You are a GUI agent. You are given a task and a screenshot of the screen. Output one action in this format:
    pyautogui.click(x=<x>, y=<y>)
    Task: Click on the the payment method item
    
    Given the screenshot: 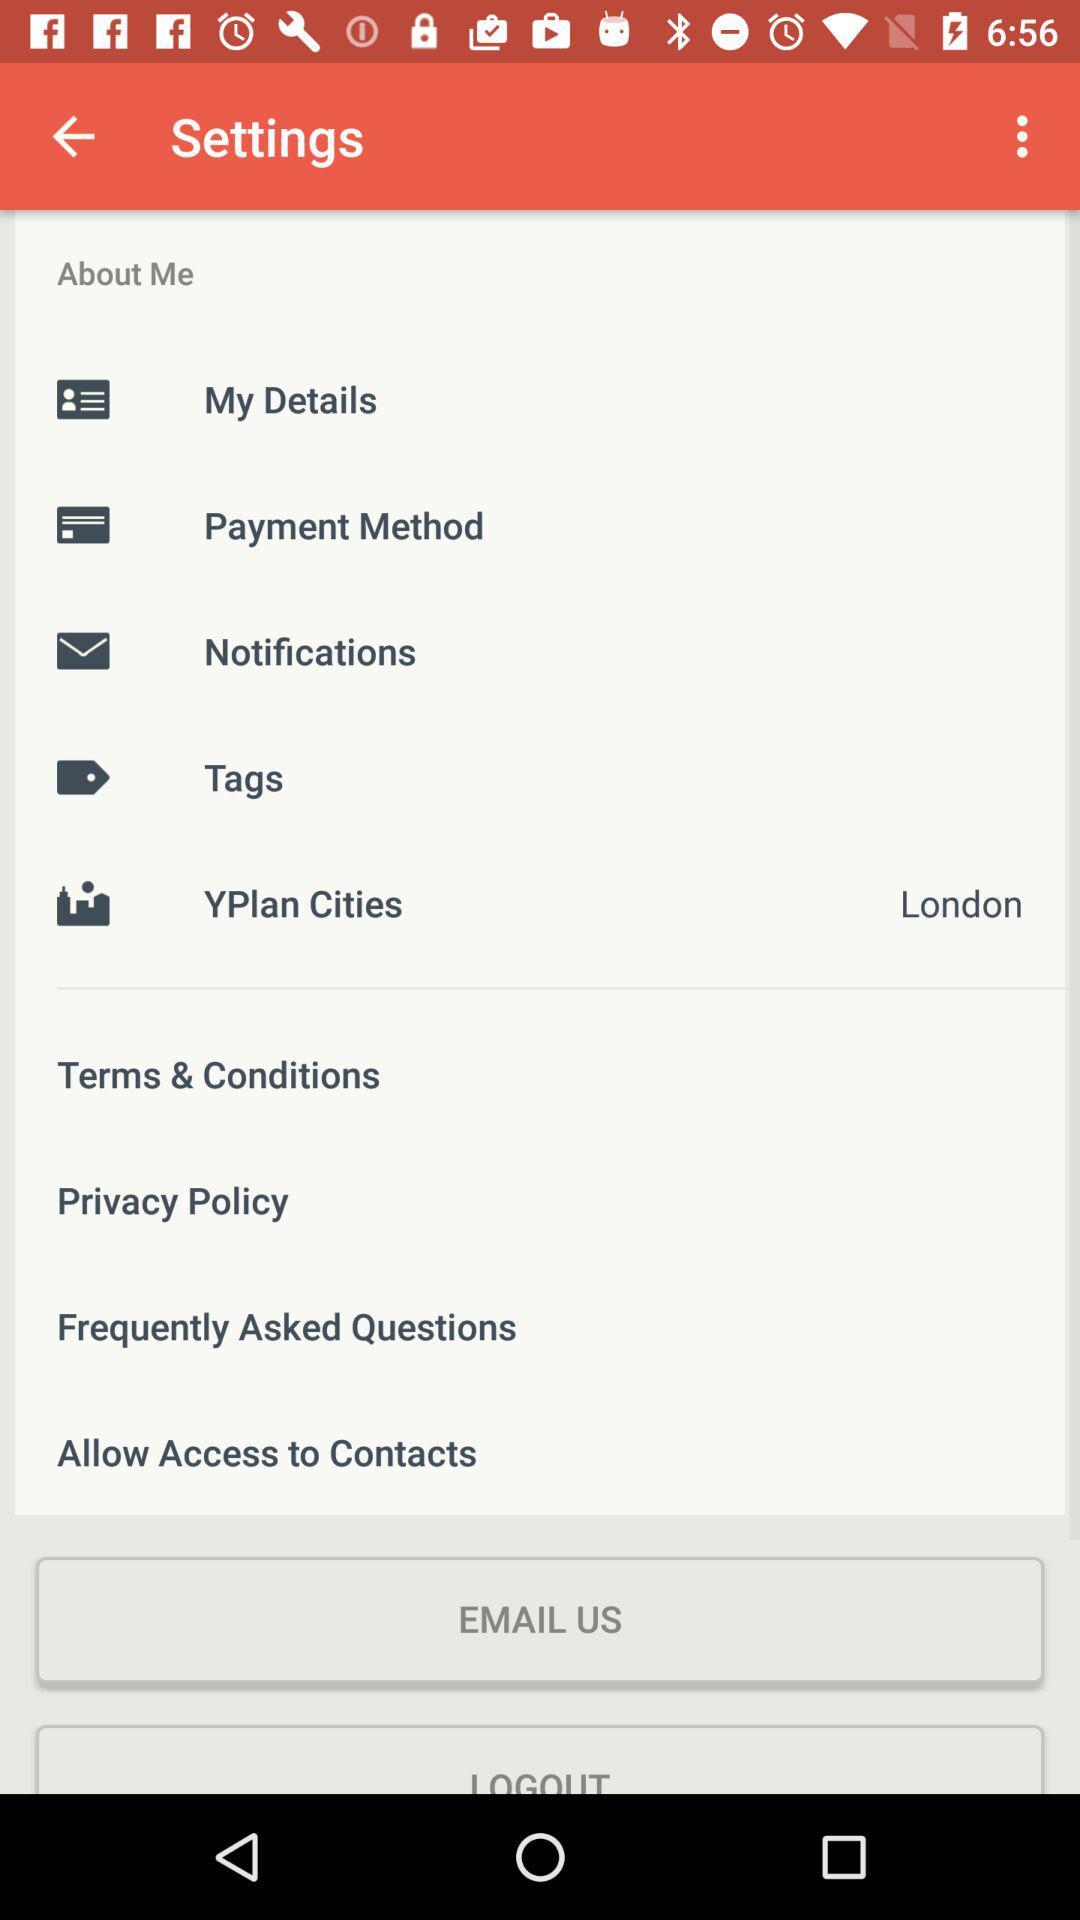 What is the action you would take?
    pyautogui.click(x=540, y=524)
    